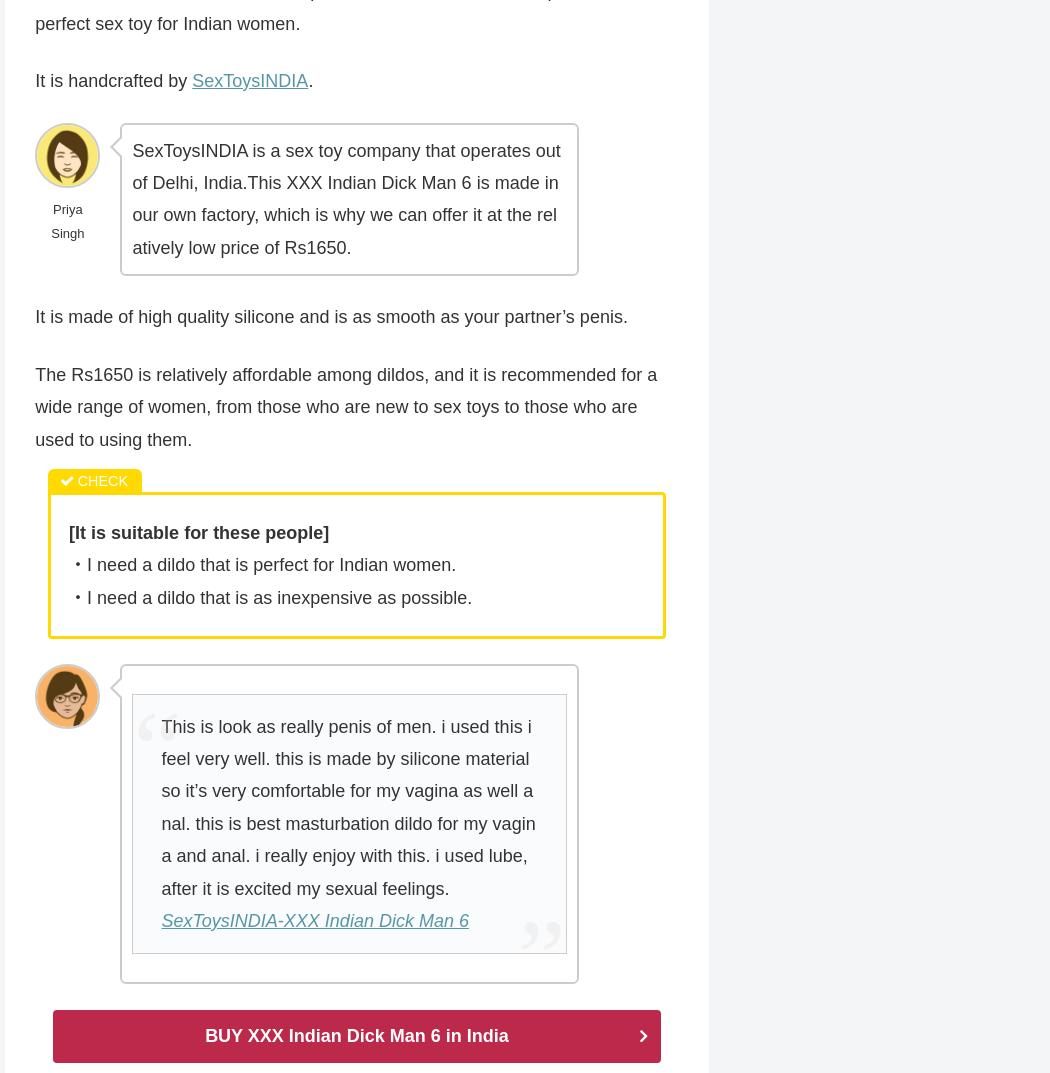  Describe the element at coordinates (314, 922) in the screenshot. I see `'SexToysINDIA-XXX Indian Dick Man 6'` at that location.